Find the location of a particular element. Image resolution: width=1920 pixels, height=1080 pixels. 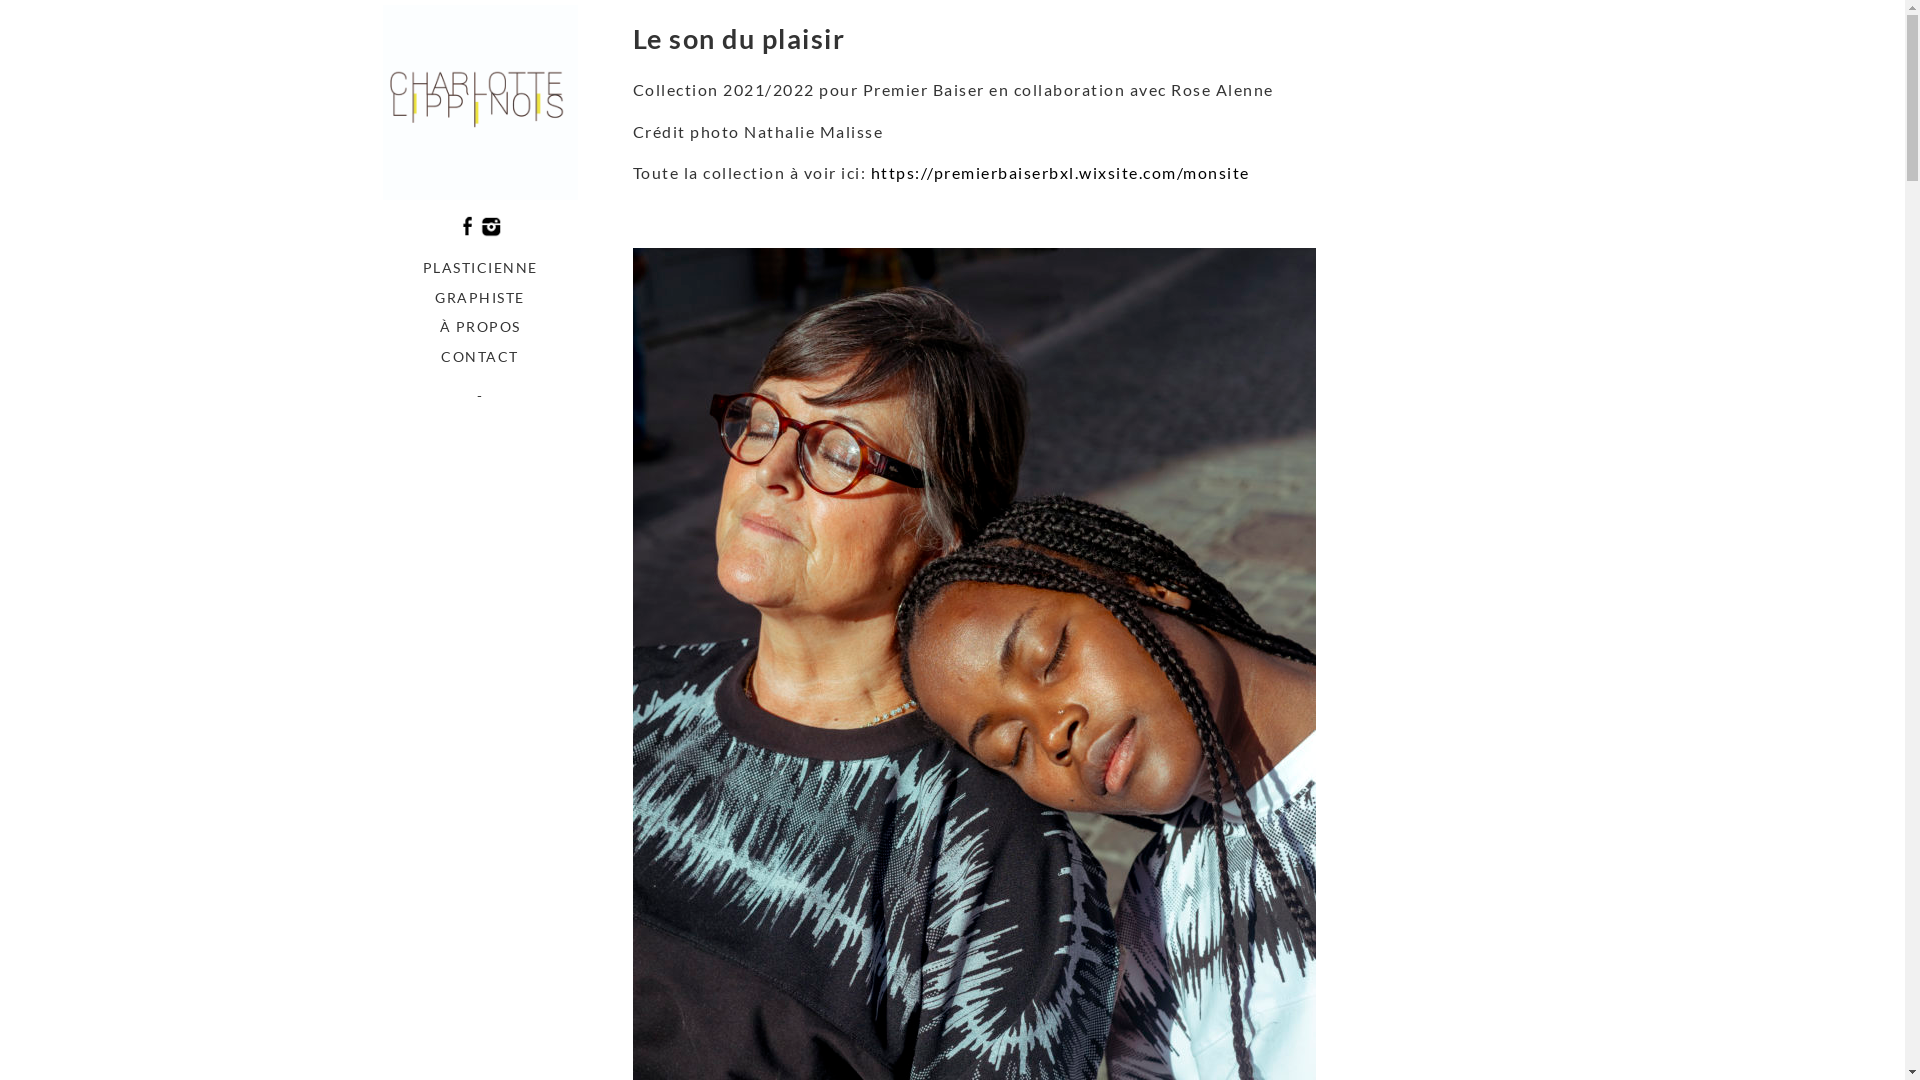

'CONTACT' is located at coordinates (478, 356).